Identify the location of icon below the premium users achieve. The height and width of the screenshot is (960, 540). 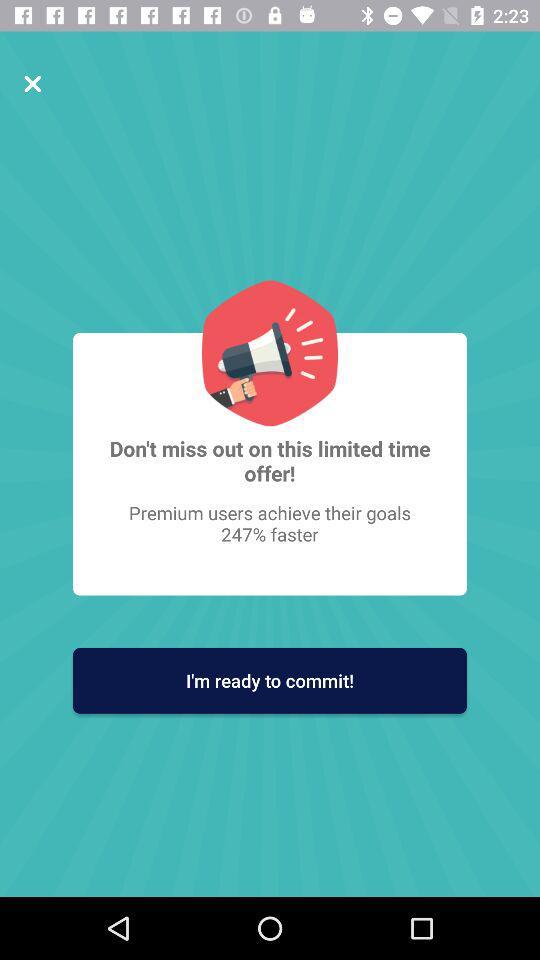
(270, 680).